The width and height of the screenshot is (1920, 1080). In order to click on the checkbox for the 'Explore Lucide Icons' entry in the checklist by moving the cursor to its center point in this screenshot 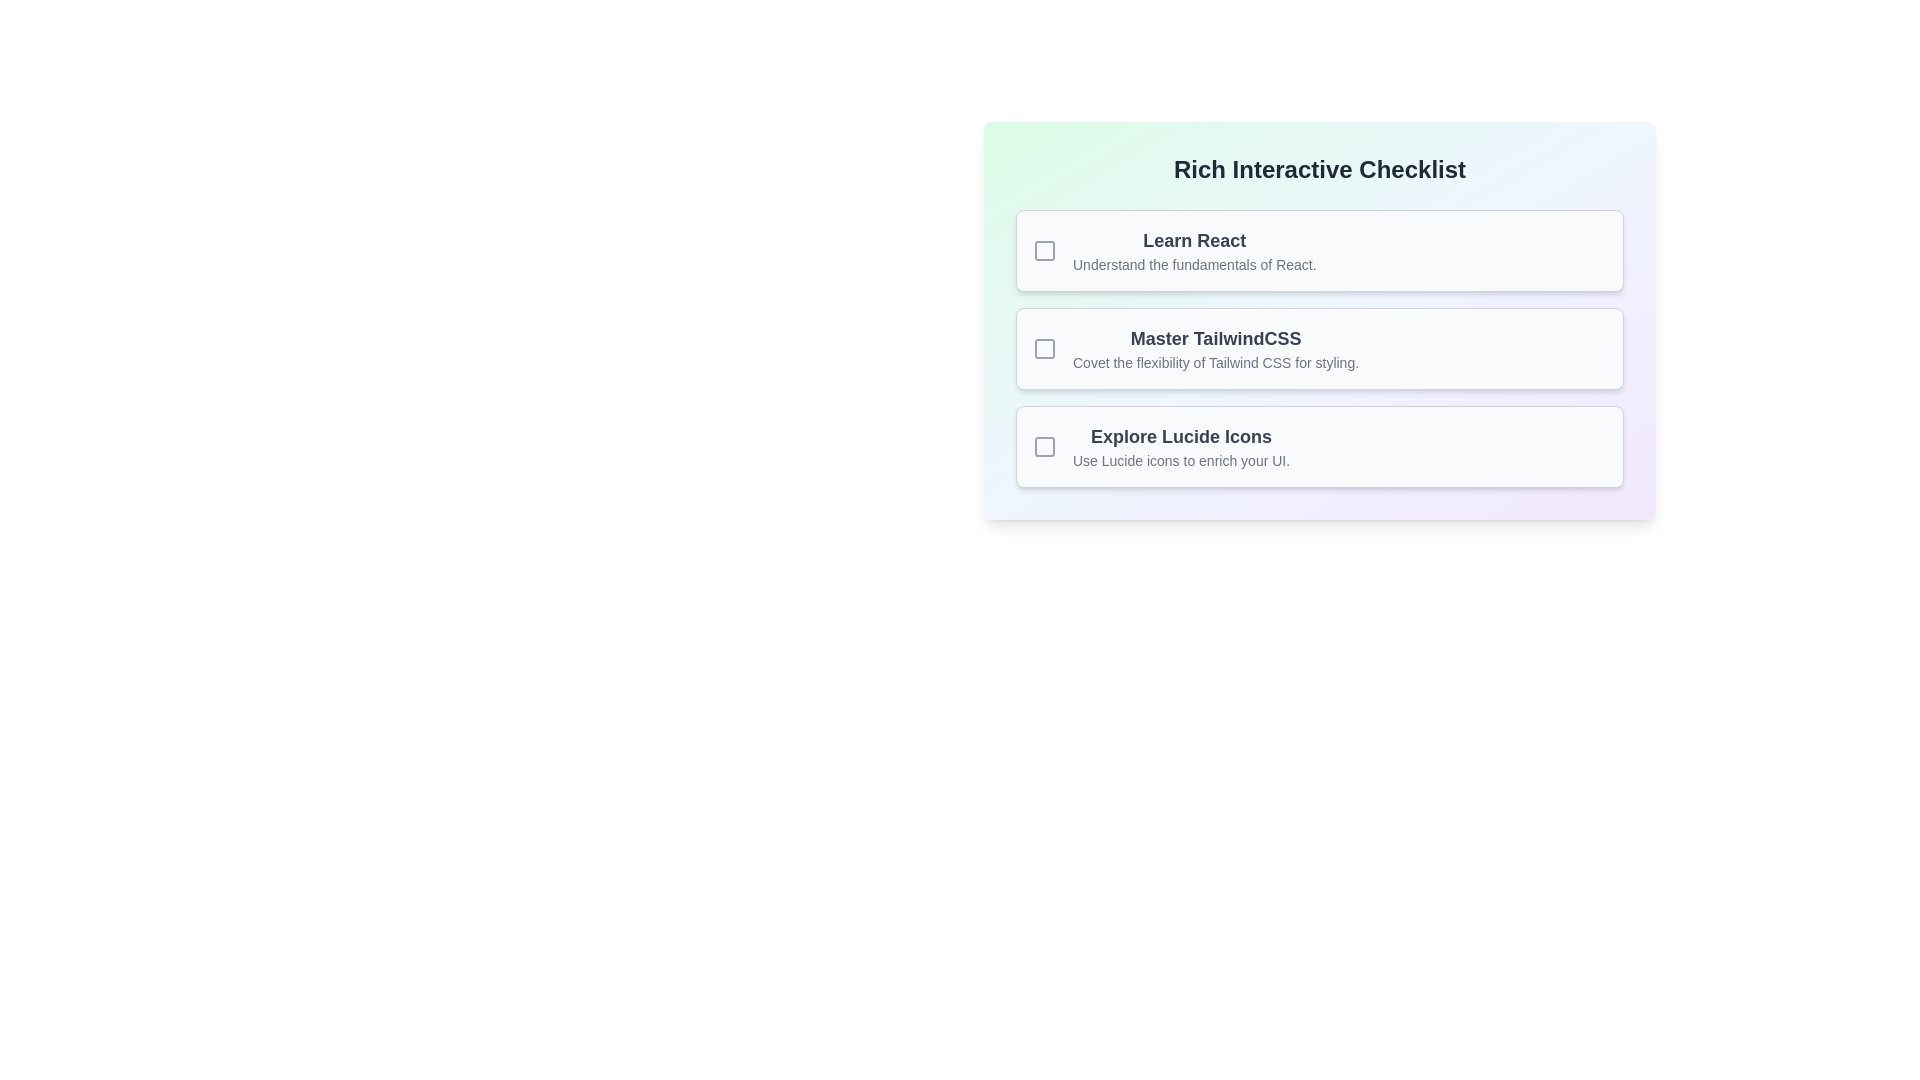, I will do `click(1044, 446)`.